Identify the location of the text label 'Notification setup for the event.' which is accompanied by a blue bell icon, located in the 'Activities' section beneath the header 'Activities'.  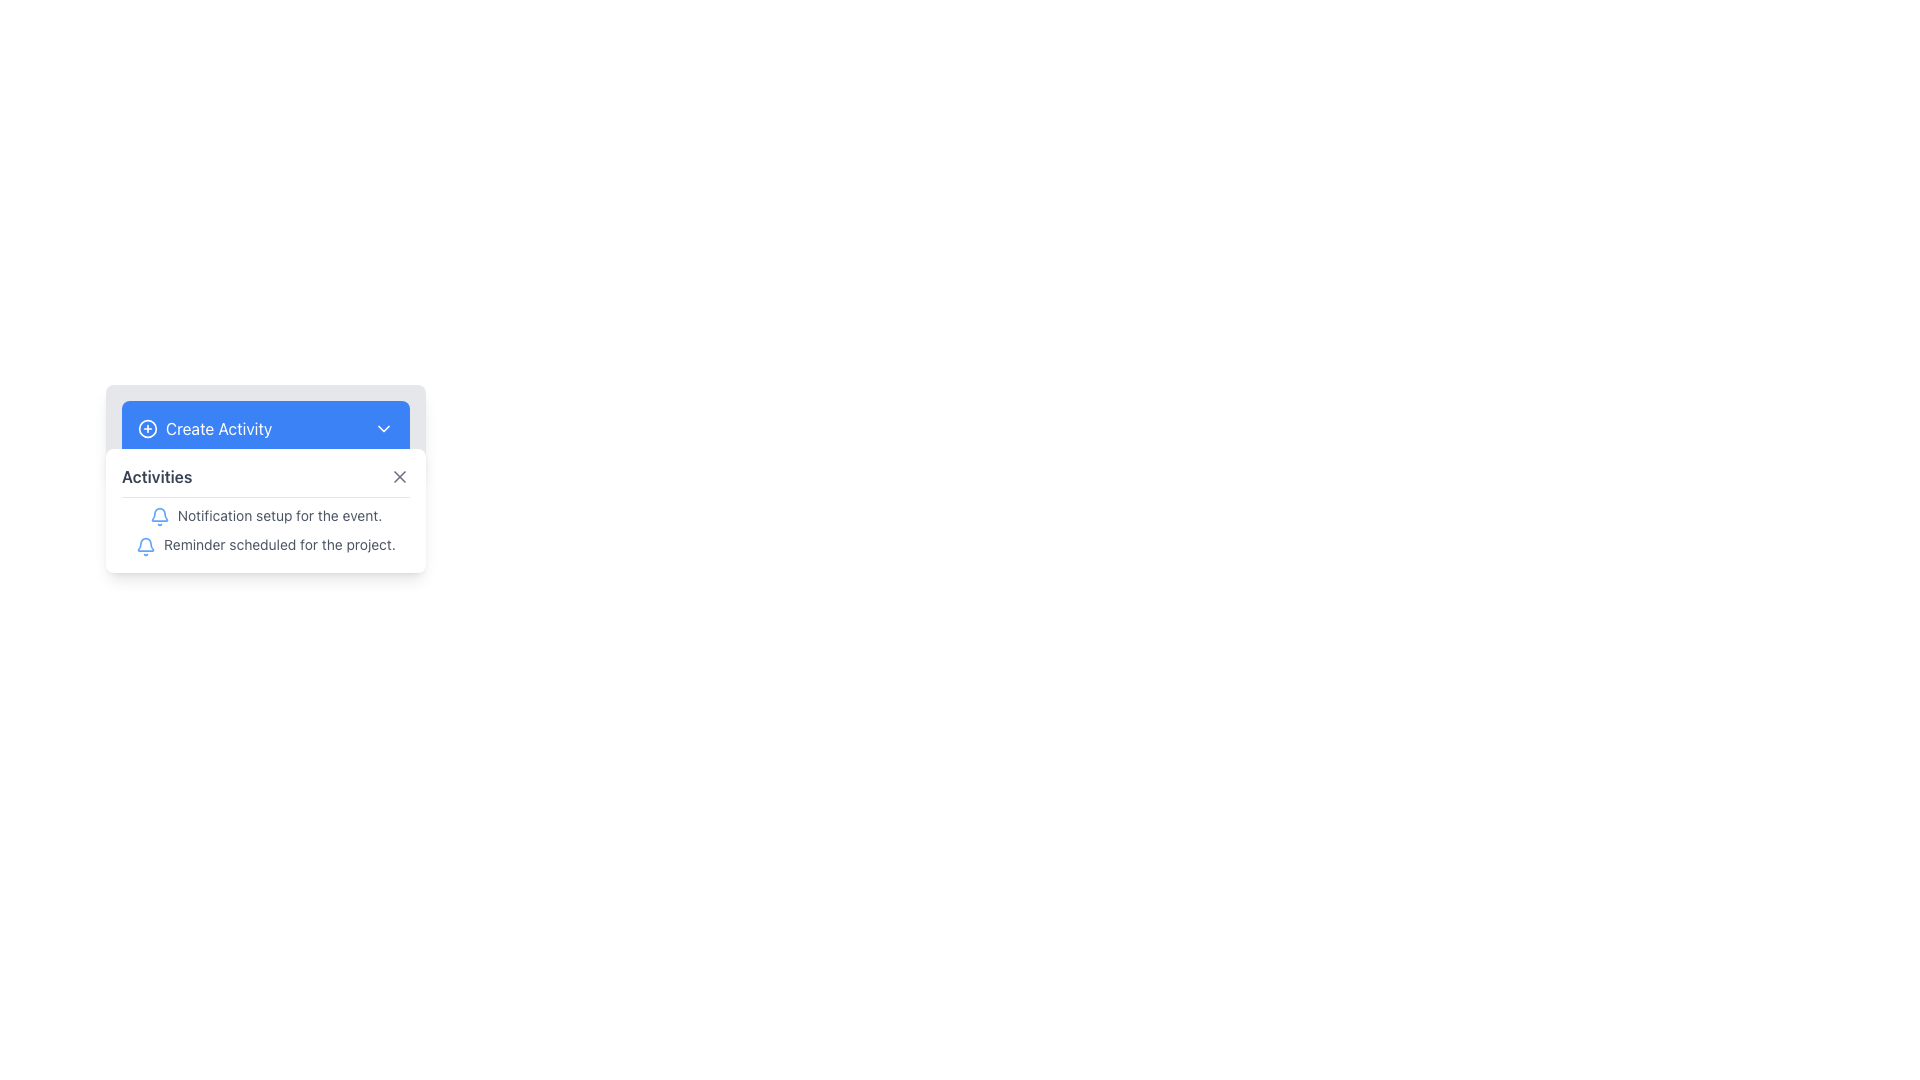
(264, 515).